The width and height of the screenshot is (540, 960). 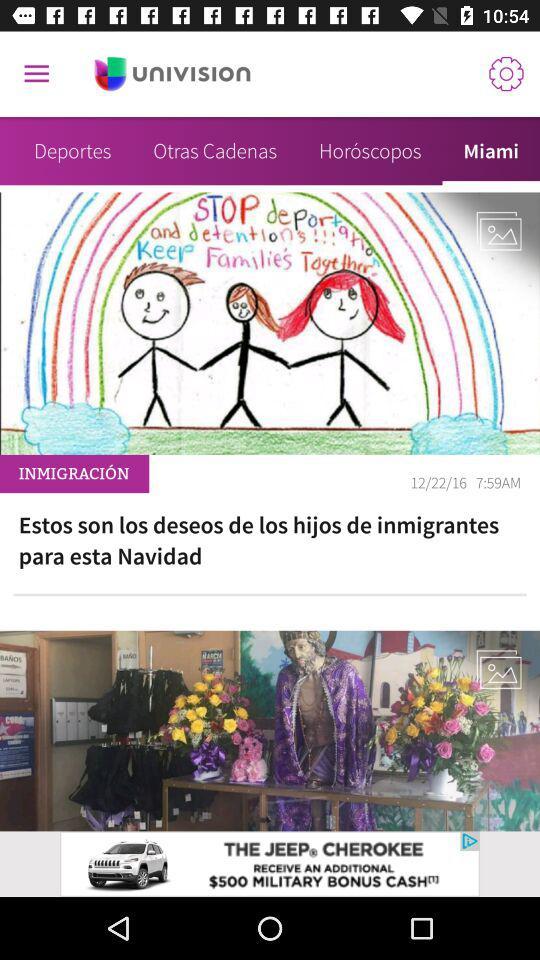 What do you see at coordinates (172, 74) in the screenshot?
I see `universon option` at bounding box center [172, 74].